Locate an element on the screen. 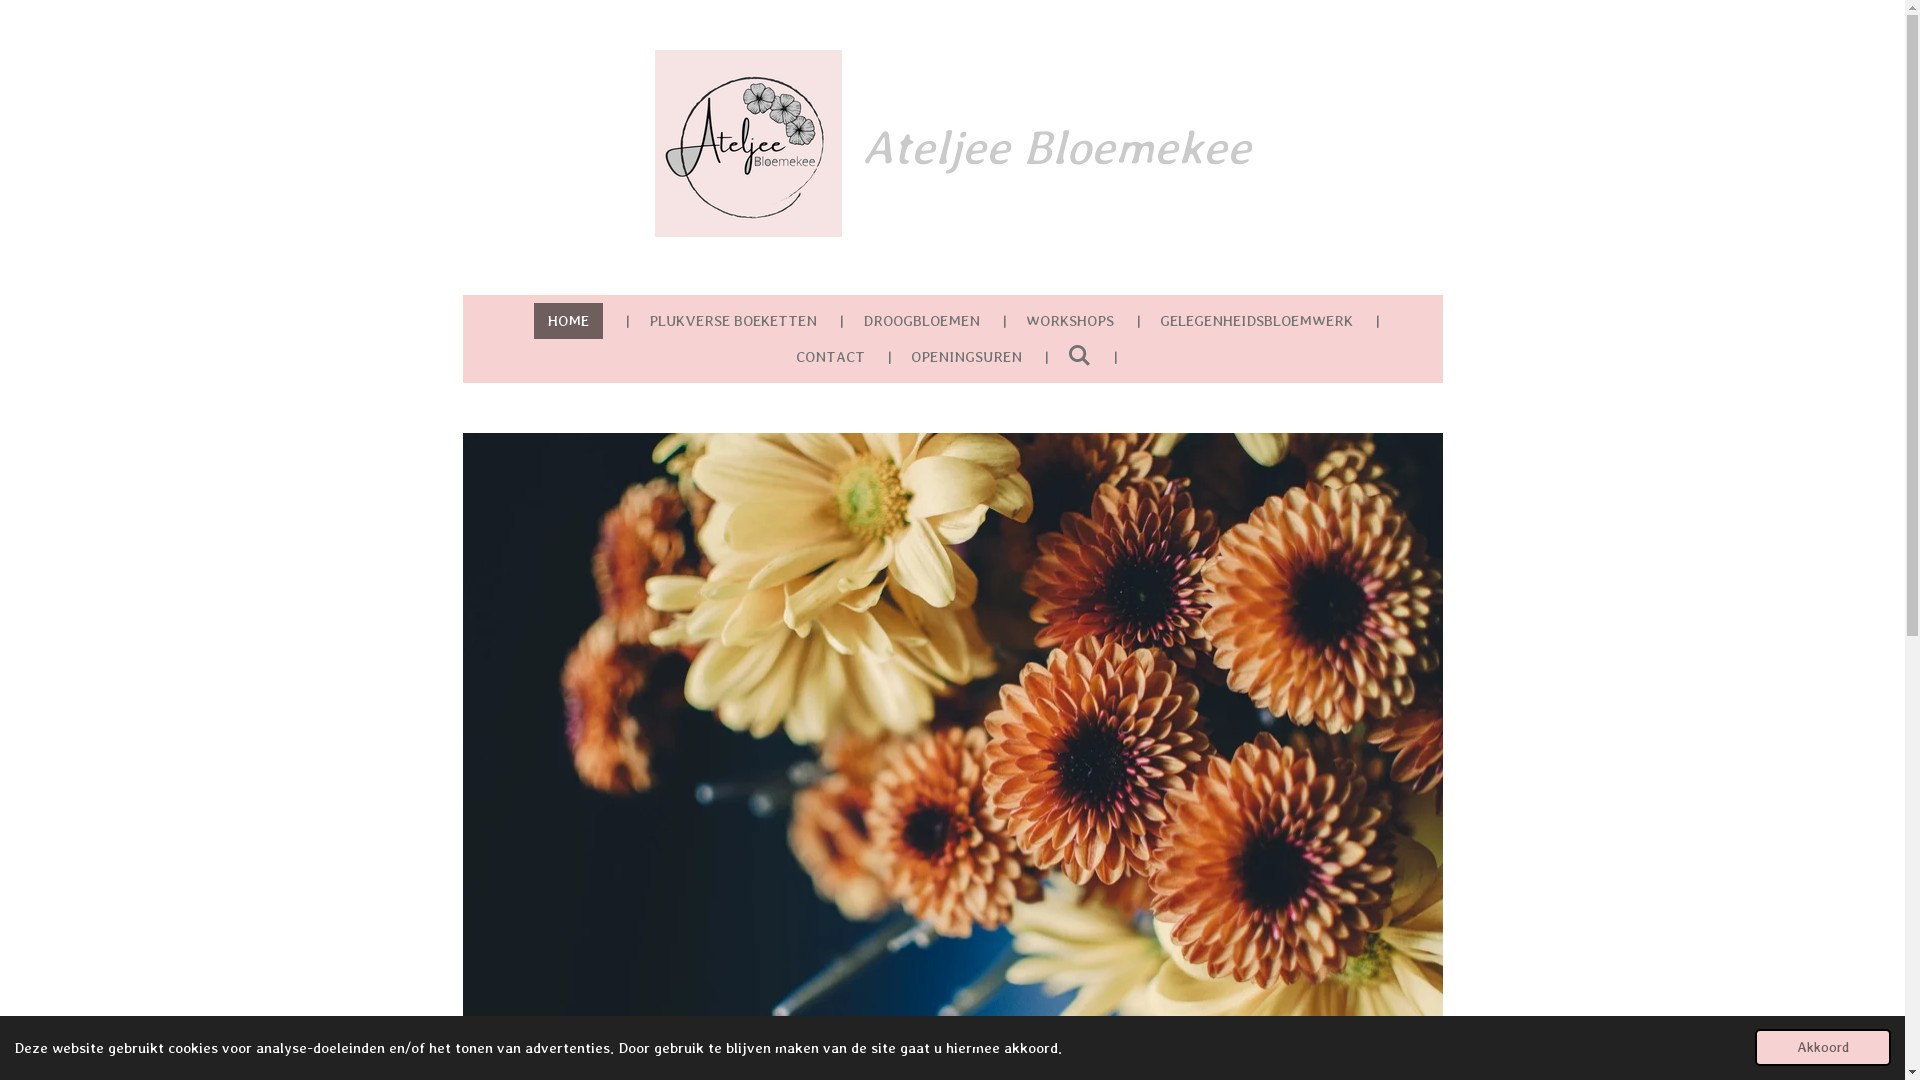  'Ateljee Bloemekee' is located at coordinates (746, 142).